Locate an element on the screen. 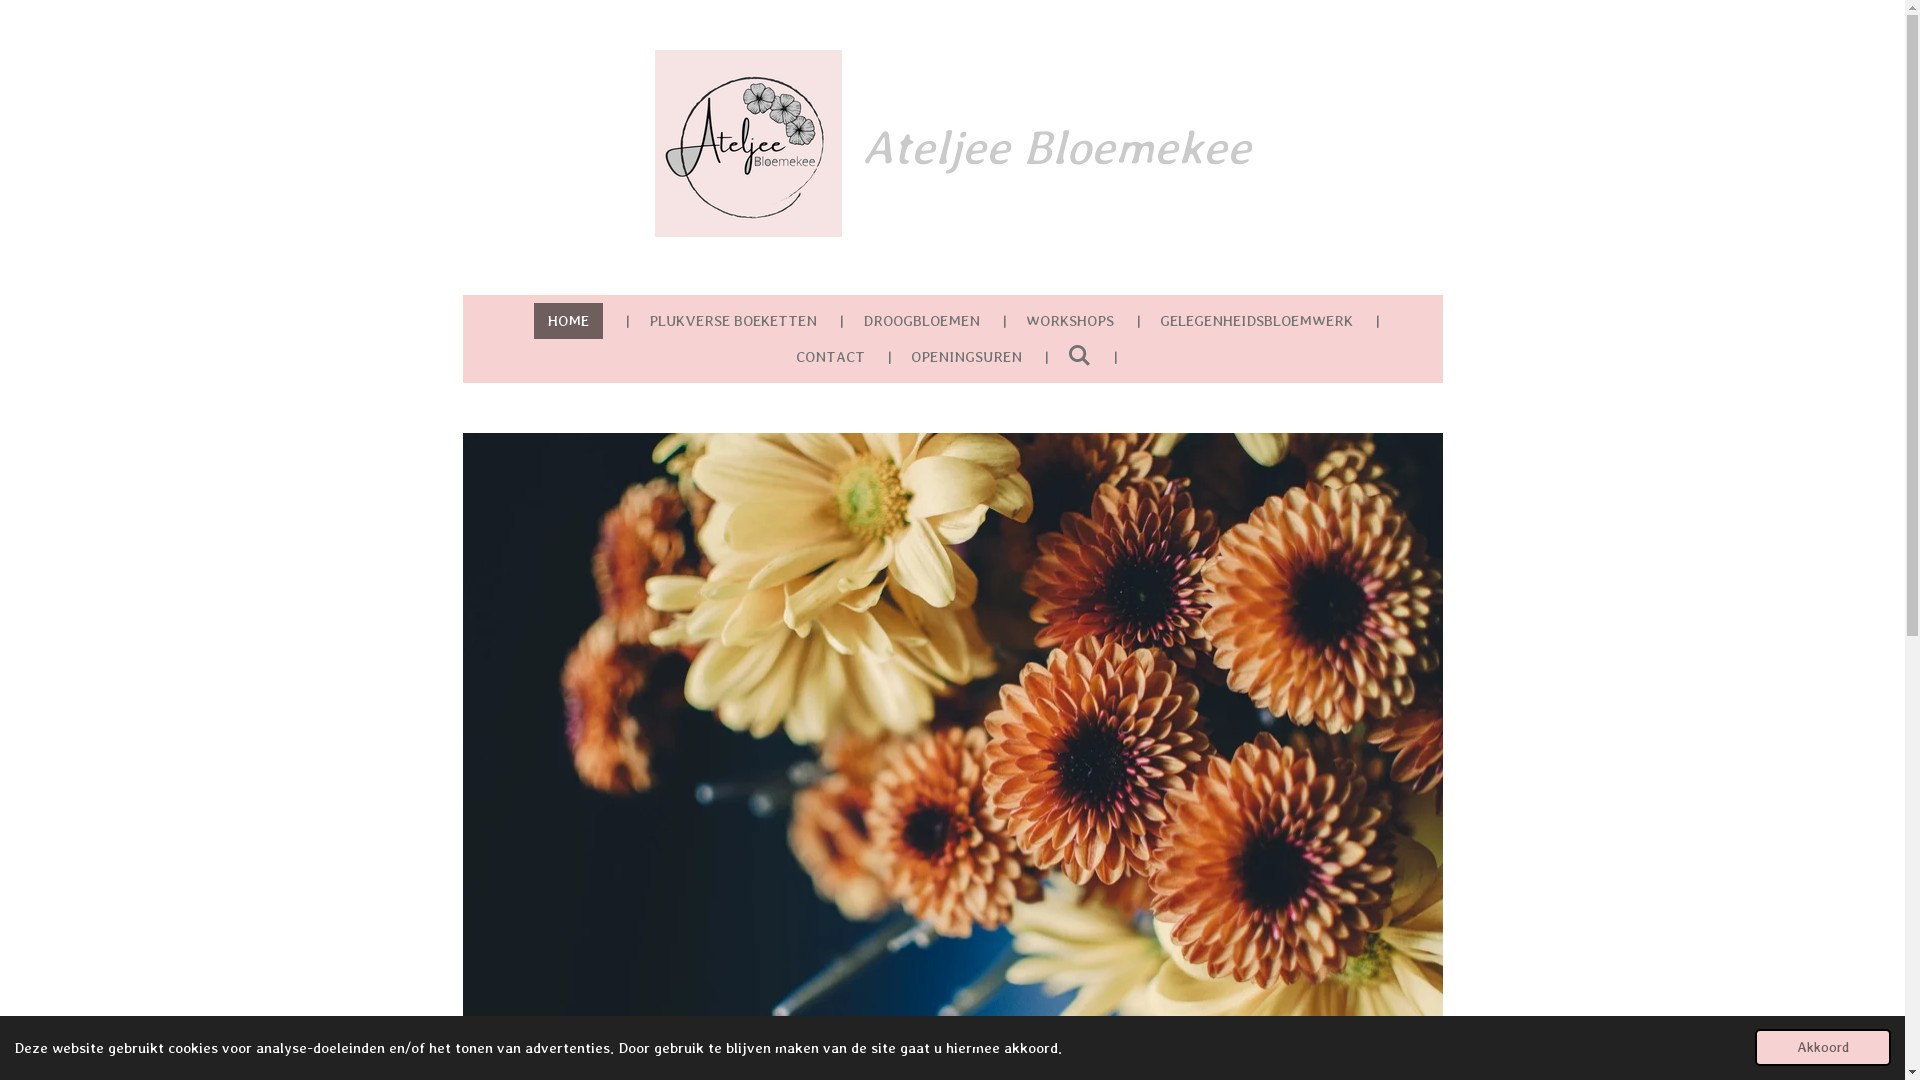  'Ateljee Bloemekee' is located at coordinates (746, 142).